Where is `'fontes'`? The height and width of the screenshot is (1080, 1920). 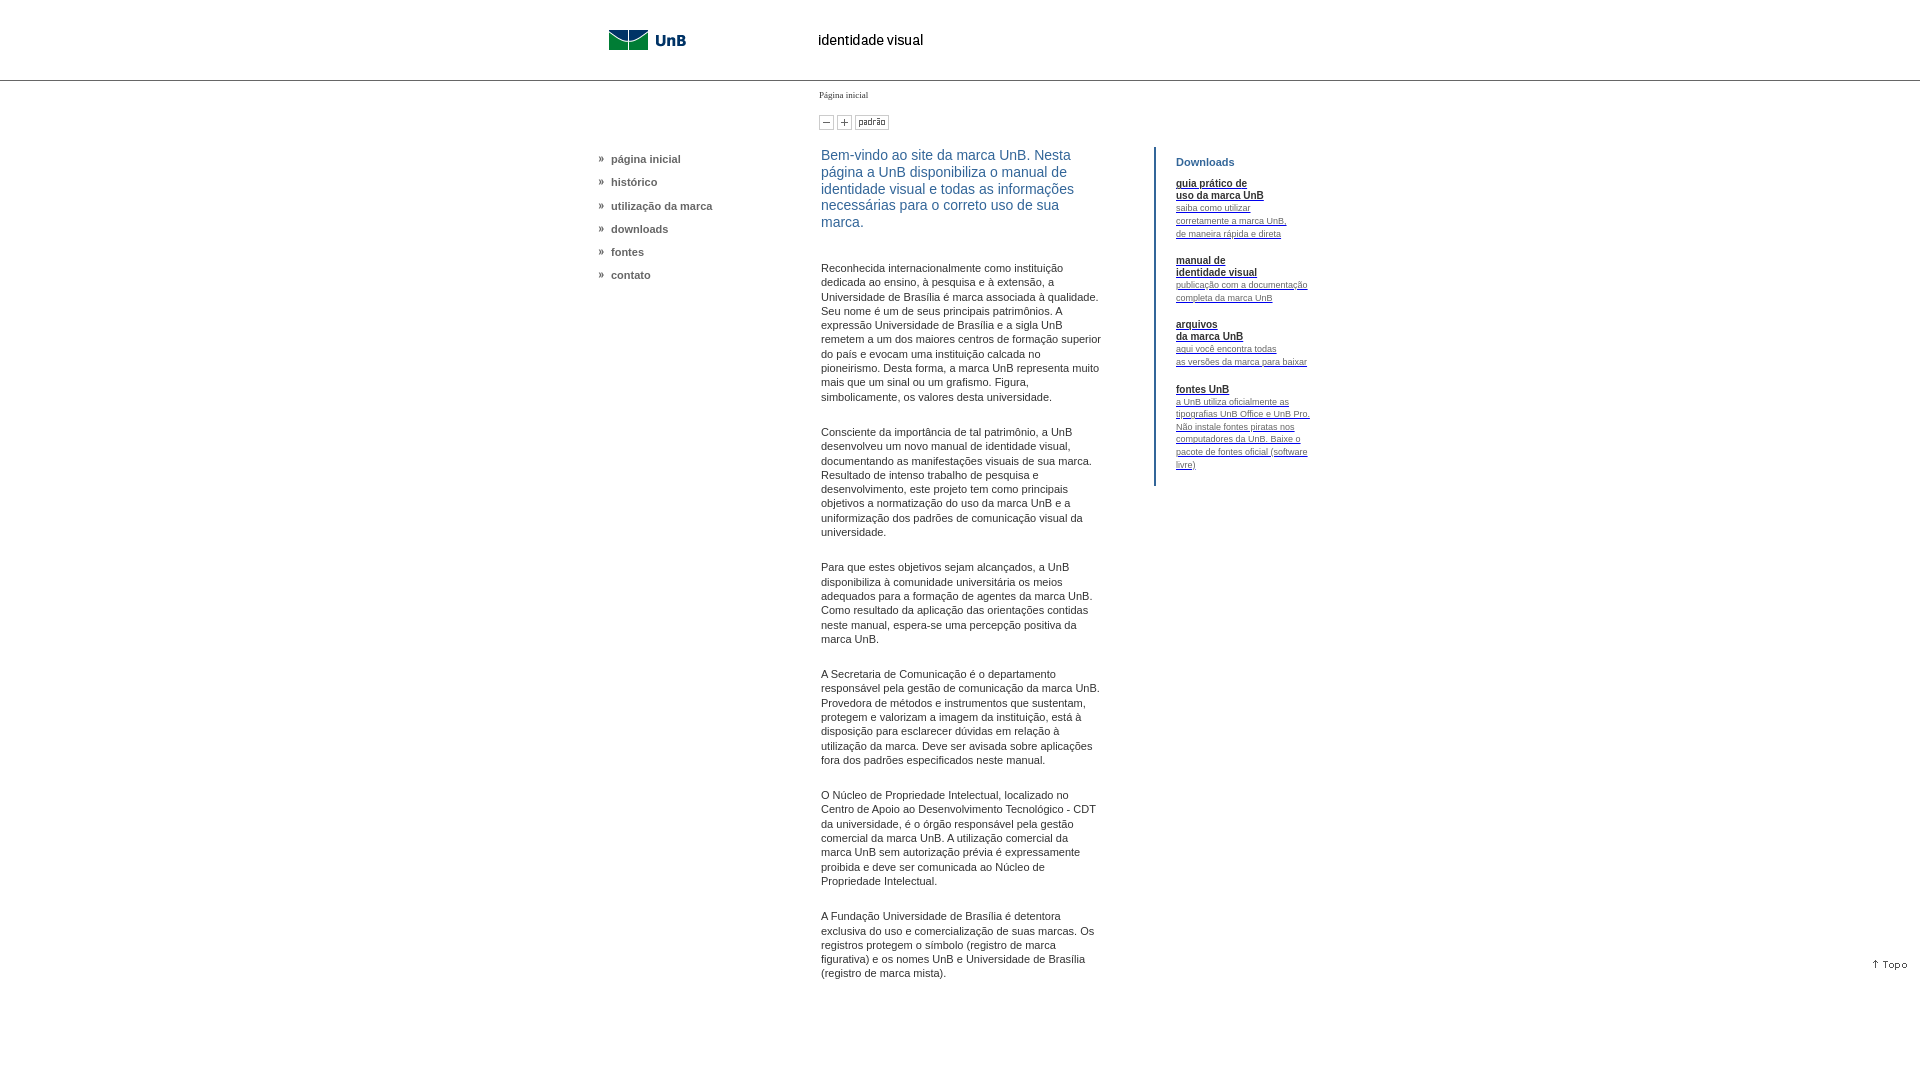
'fontes' is located at coordinates (626, 250).